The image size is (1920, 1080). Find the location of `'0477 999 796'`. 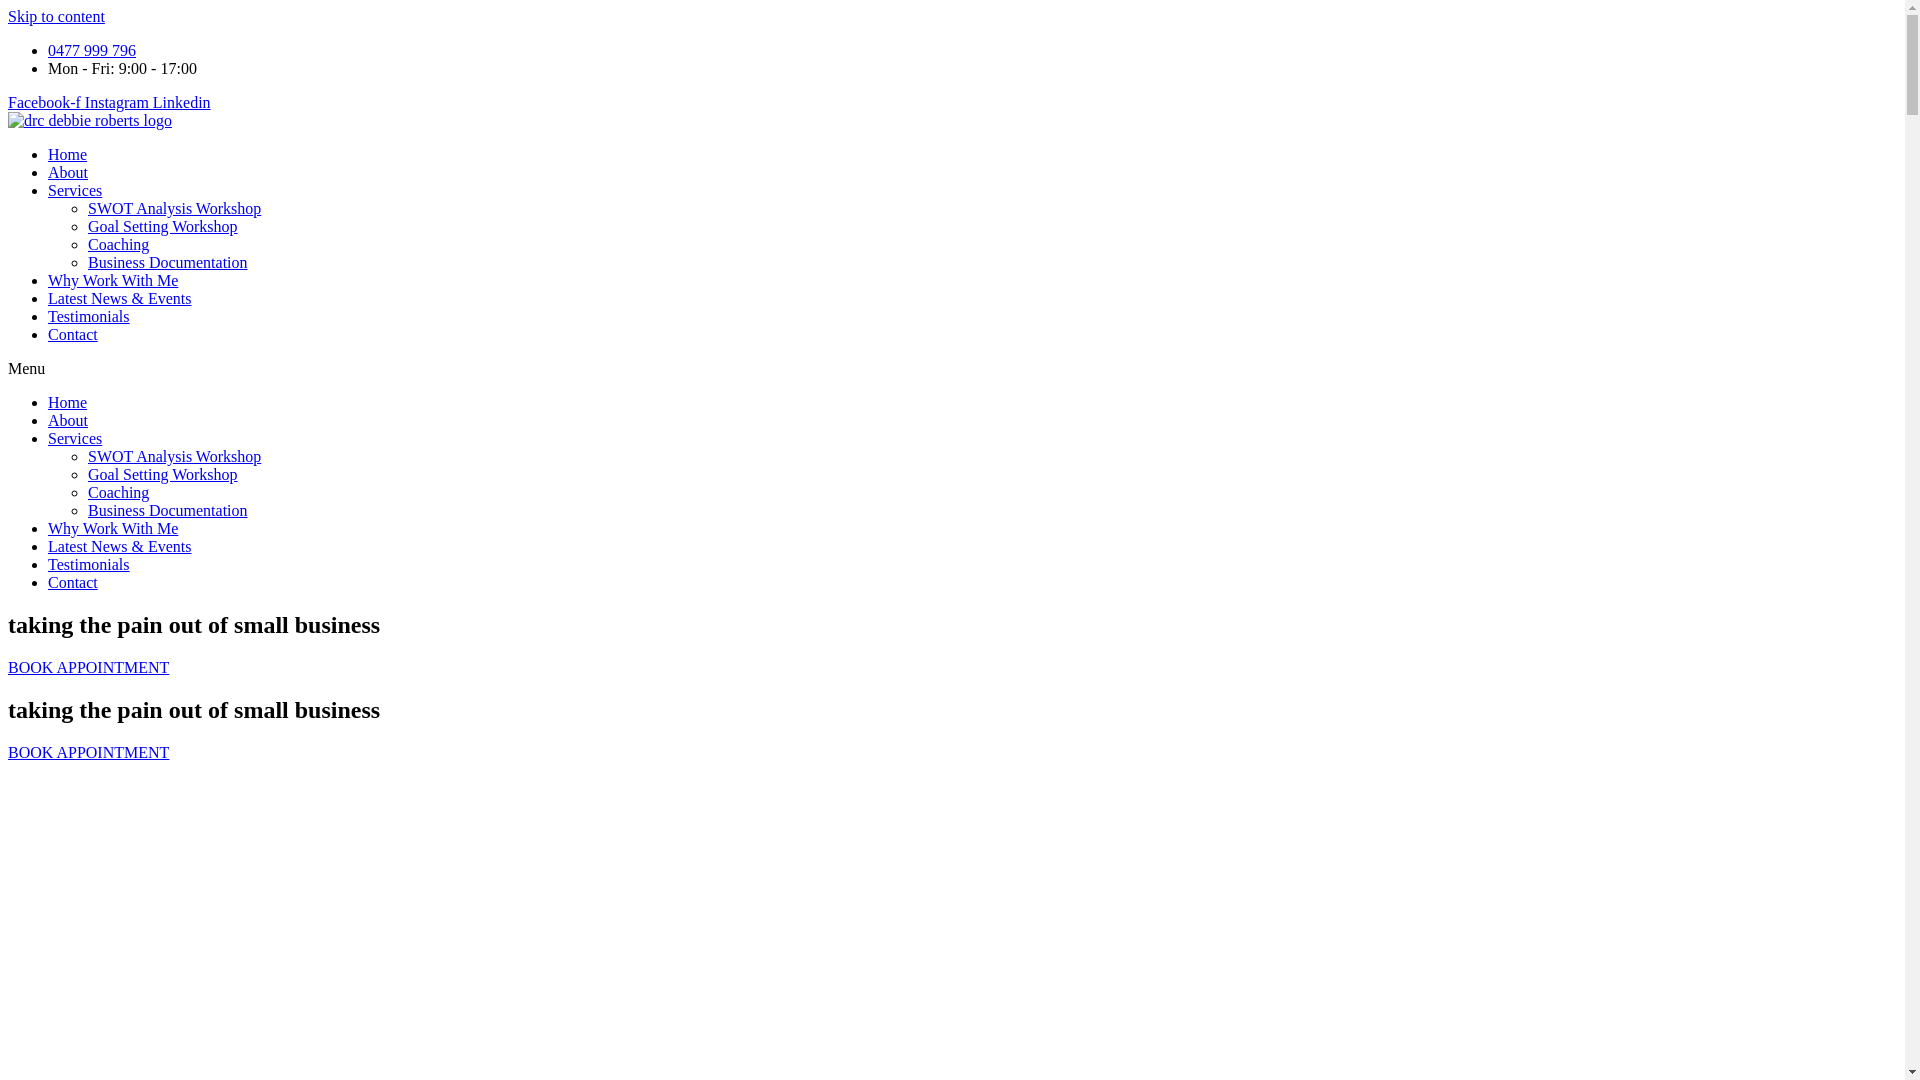

'0477 999 796' is located at coordinates (48, 49).